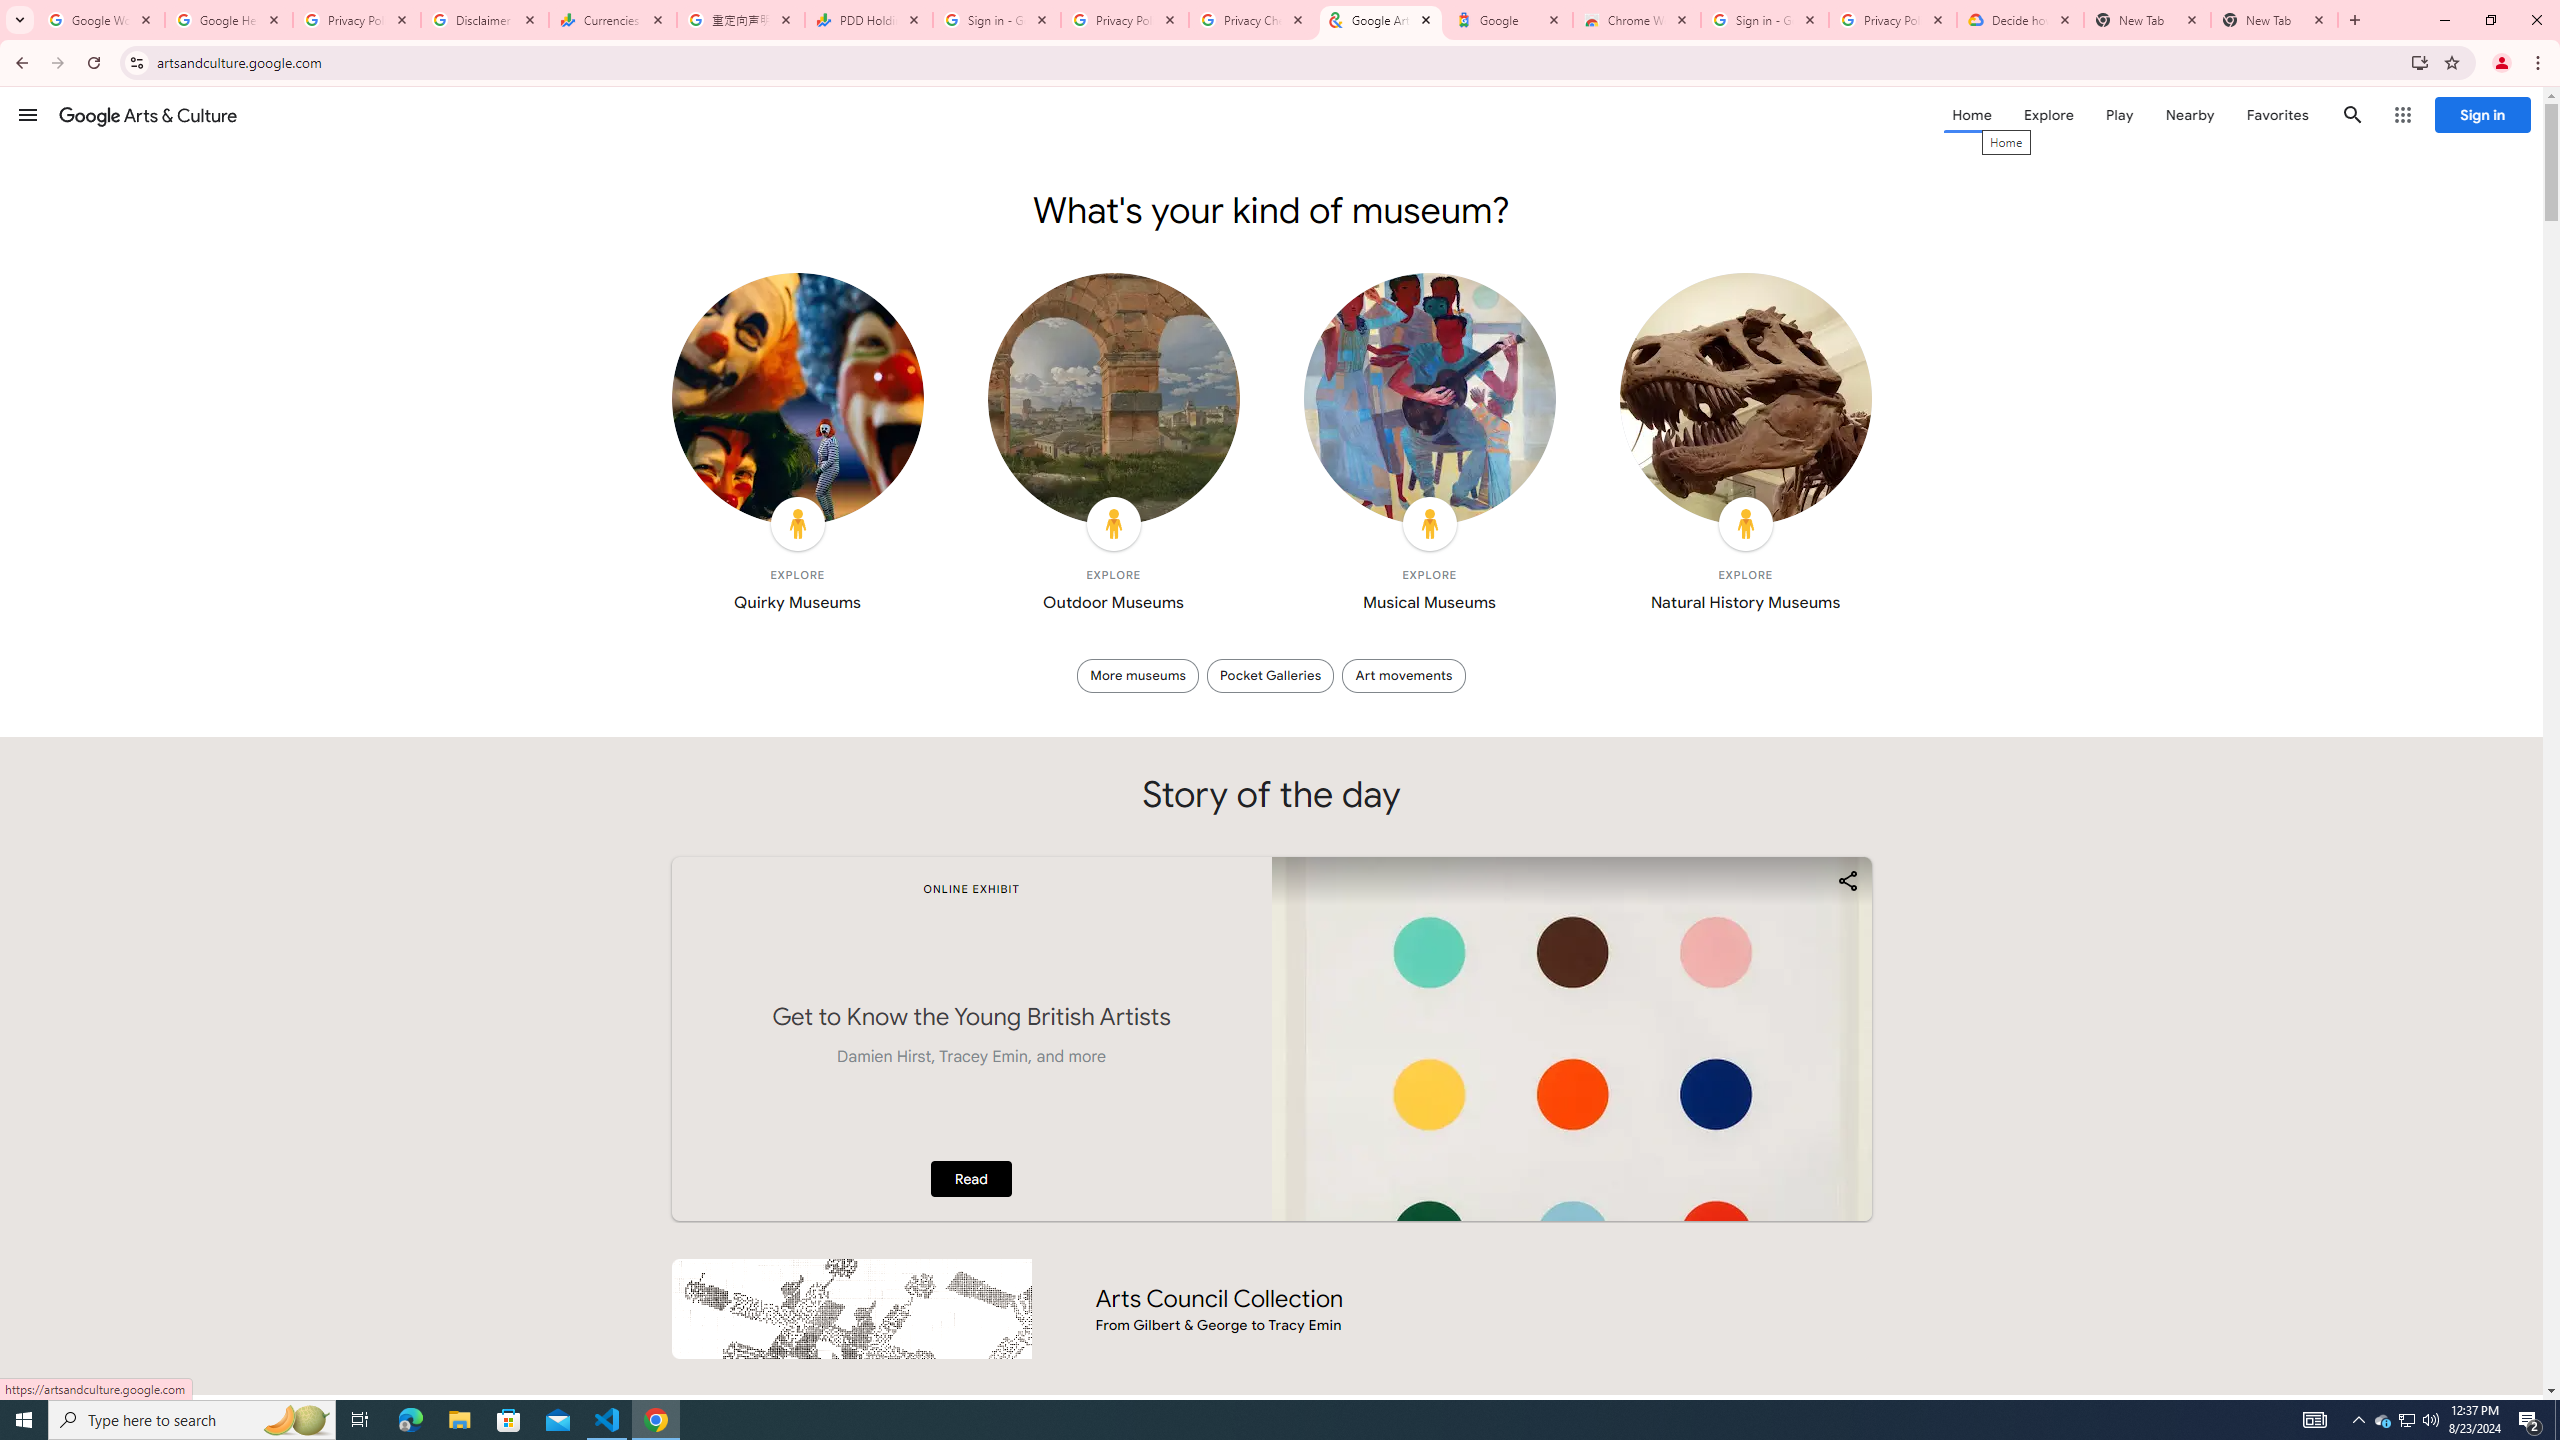  Describe the element at coordinates (796, 448) in the screenshot. I see `'EXPLORE Quirky Museums'` at that location.